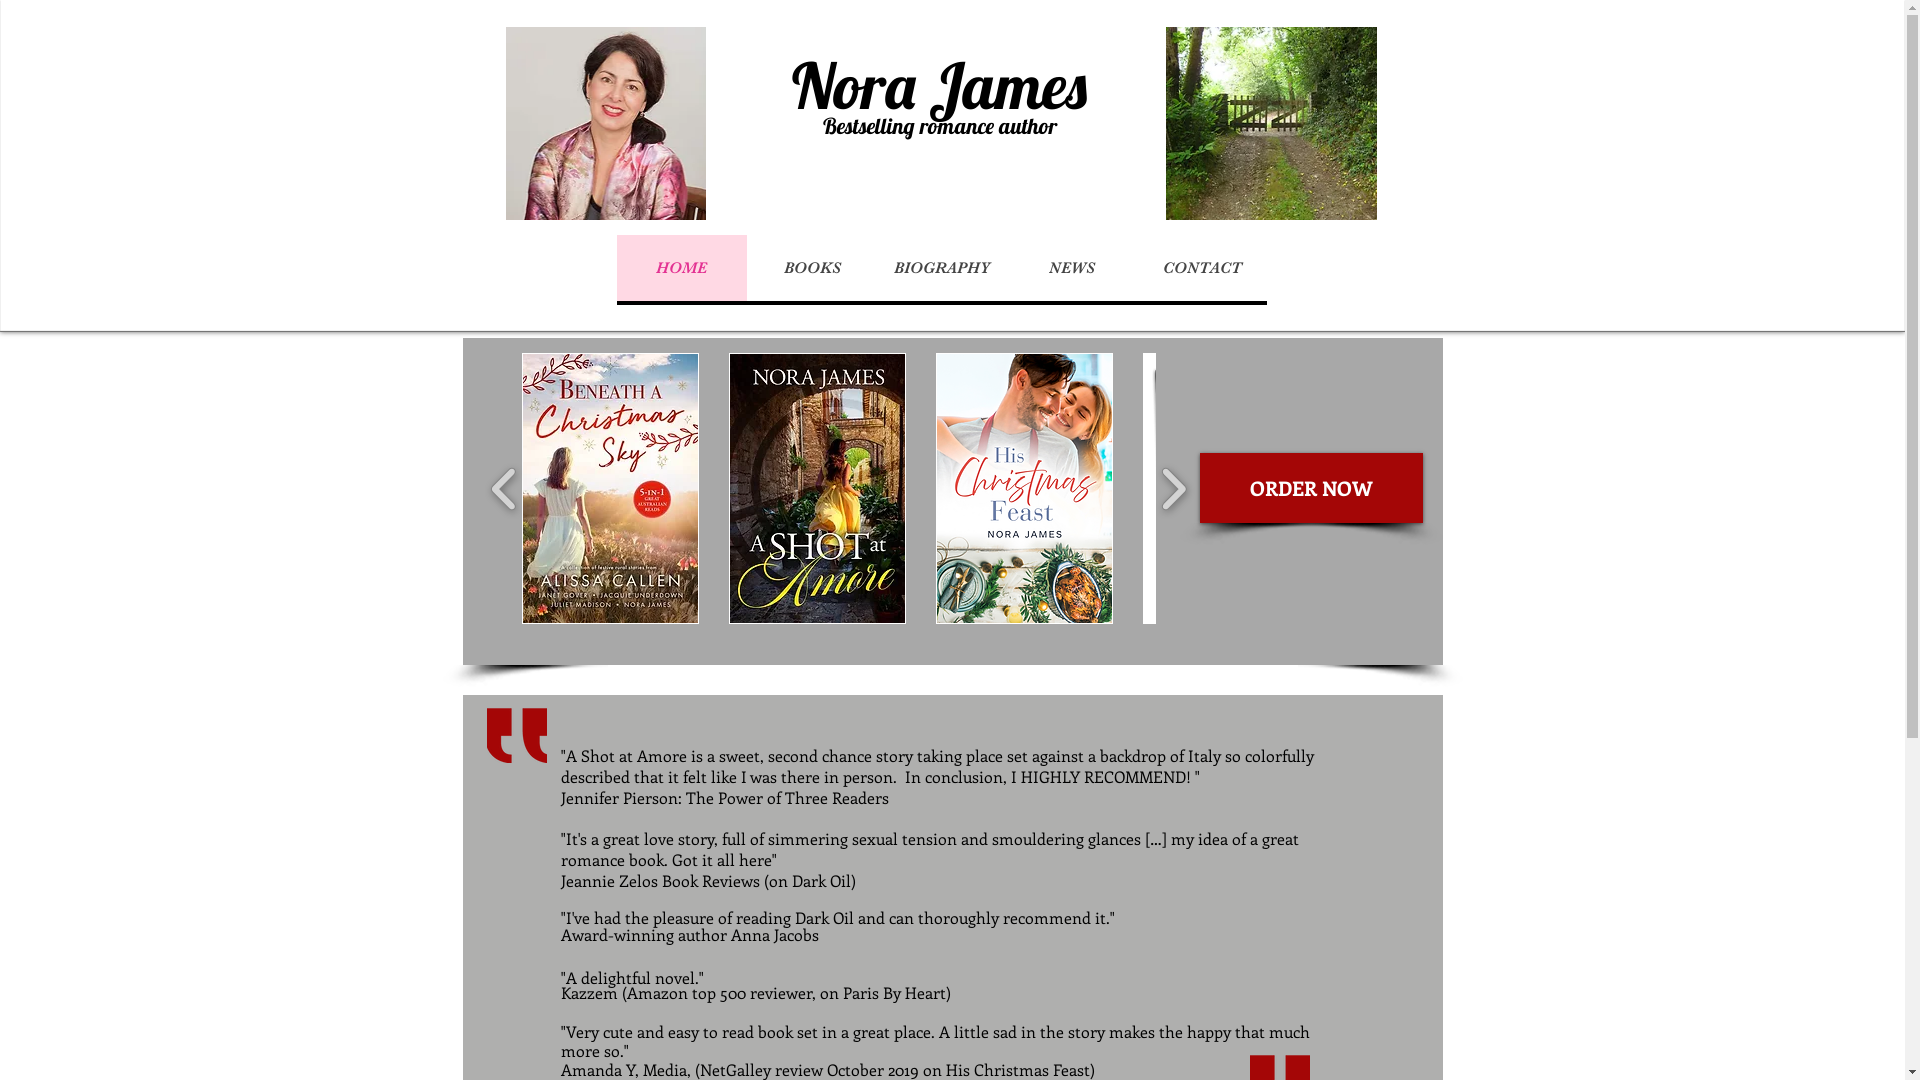 The image size is (1920, 1080). Describe the element at coordinates (723, 796) in the screenshot. I see `'Jennifer Pierson: The Power of Three Readers'` at that location.